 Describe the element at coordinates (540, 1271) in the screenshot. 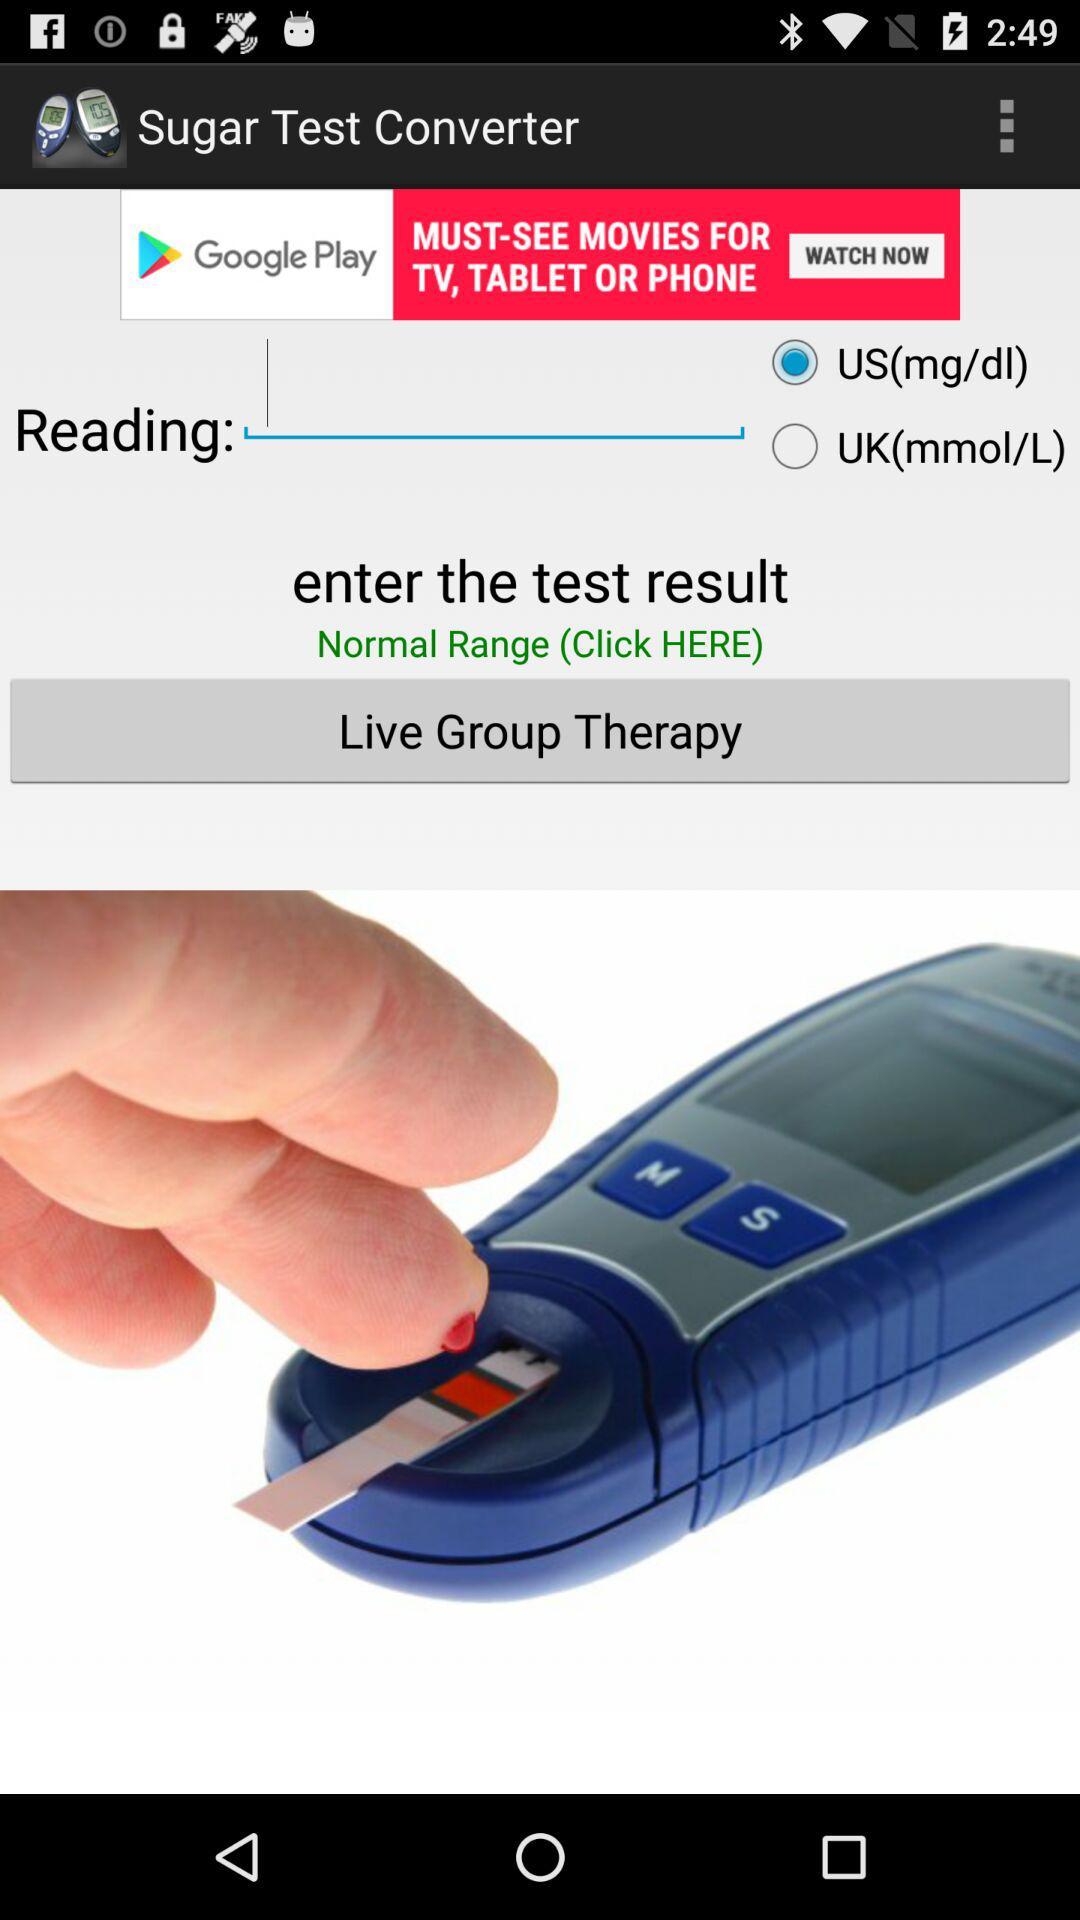

I see `open image` at that location.